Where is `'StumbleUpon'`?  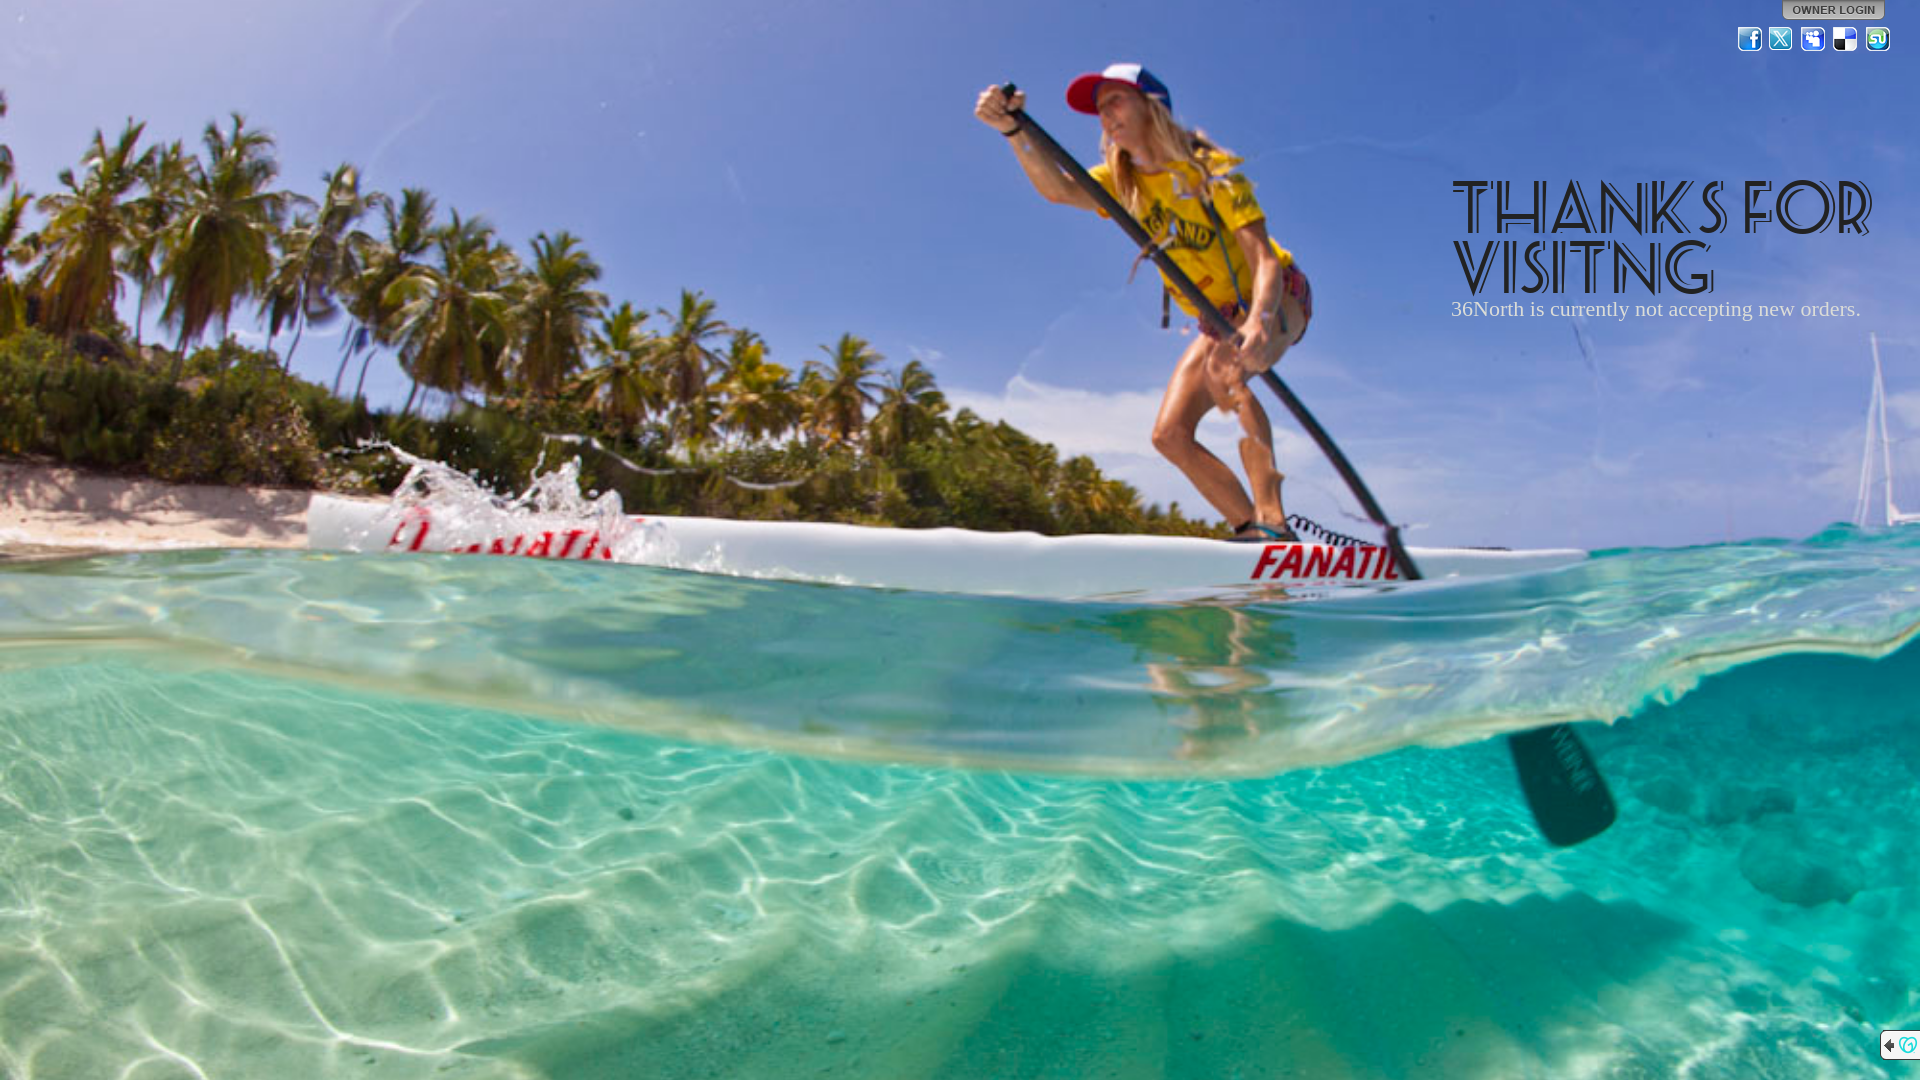
'StumbleUpon' is located at coordinates (1876, 38).